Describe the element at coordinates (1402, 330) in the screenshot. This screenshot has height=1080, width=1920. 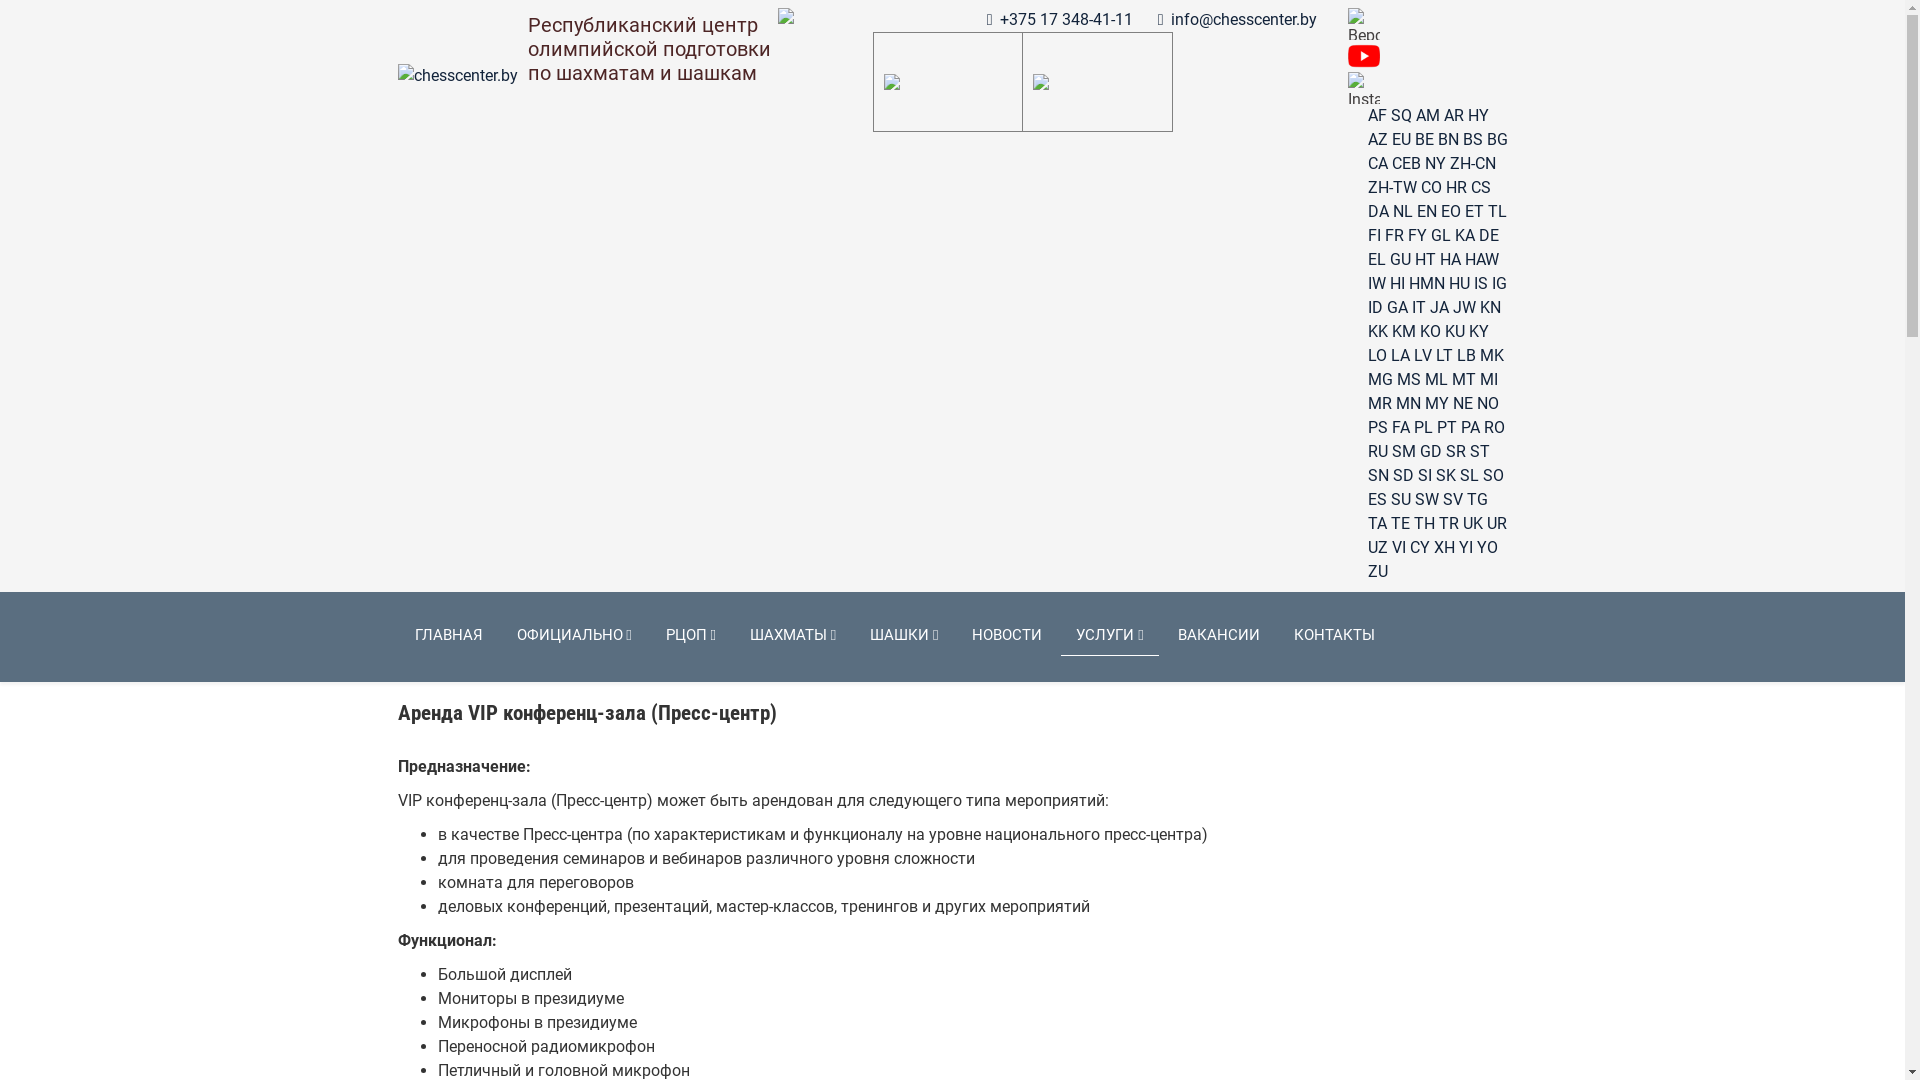
I see `'KM'` at that location.